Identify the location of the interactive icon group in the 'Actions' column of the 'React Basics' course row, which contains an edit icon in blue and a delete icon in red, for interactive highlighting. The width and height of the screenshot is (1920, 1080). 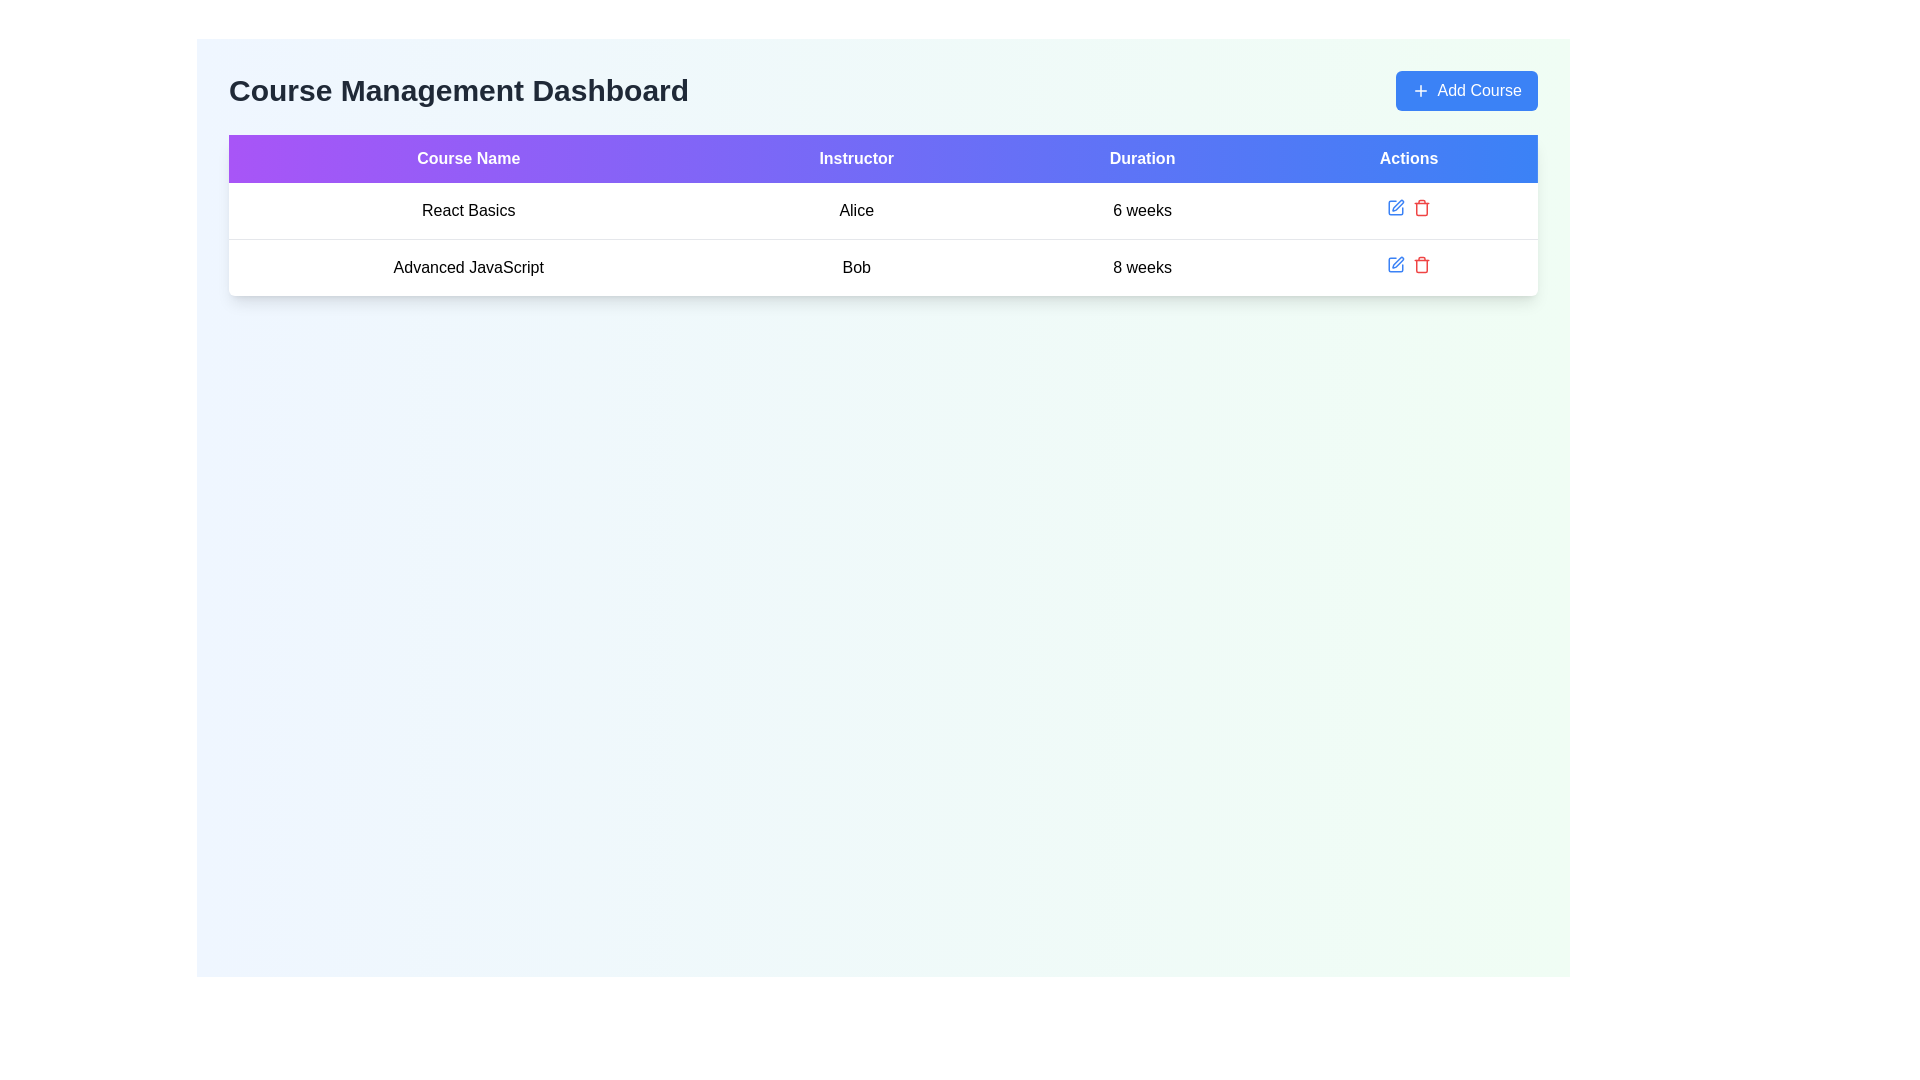
(1408, 208).